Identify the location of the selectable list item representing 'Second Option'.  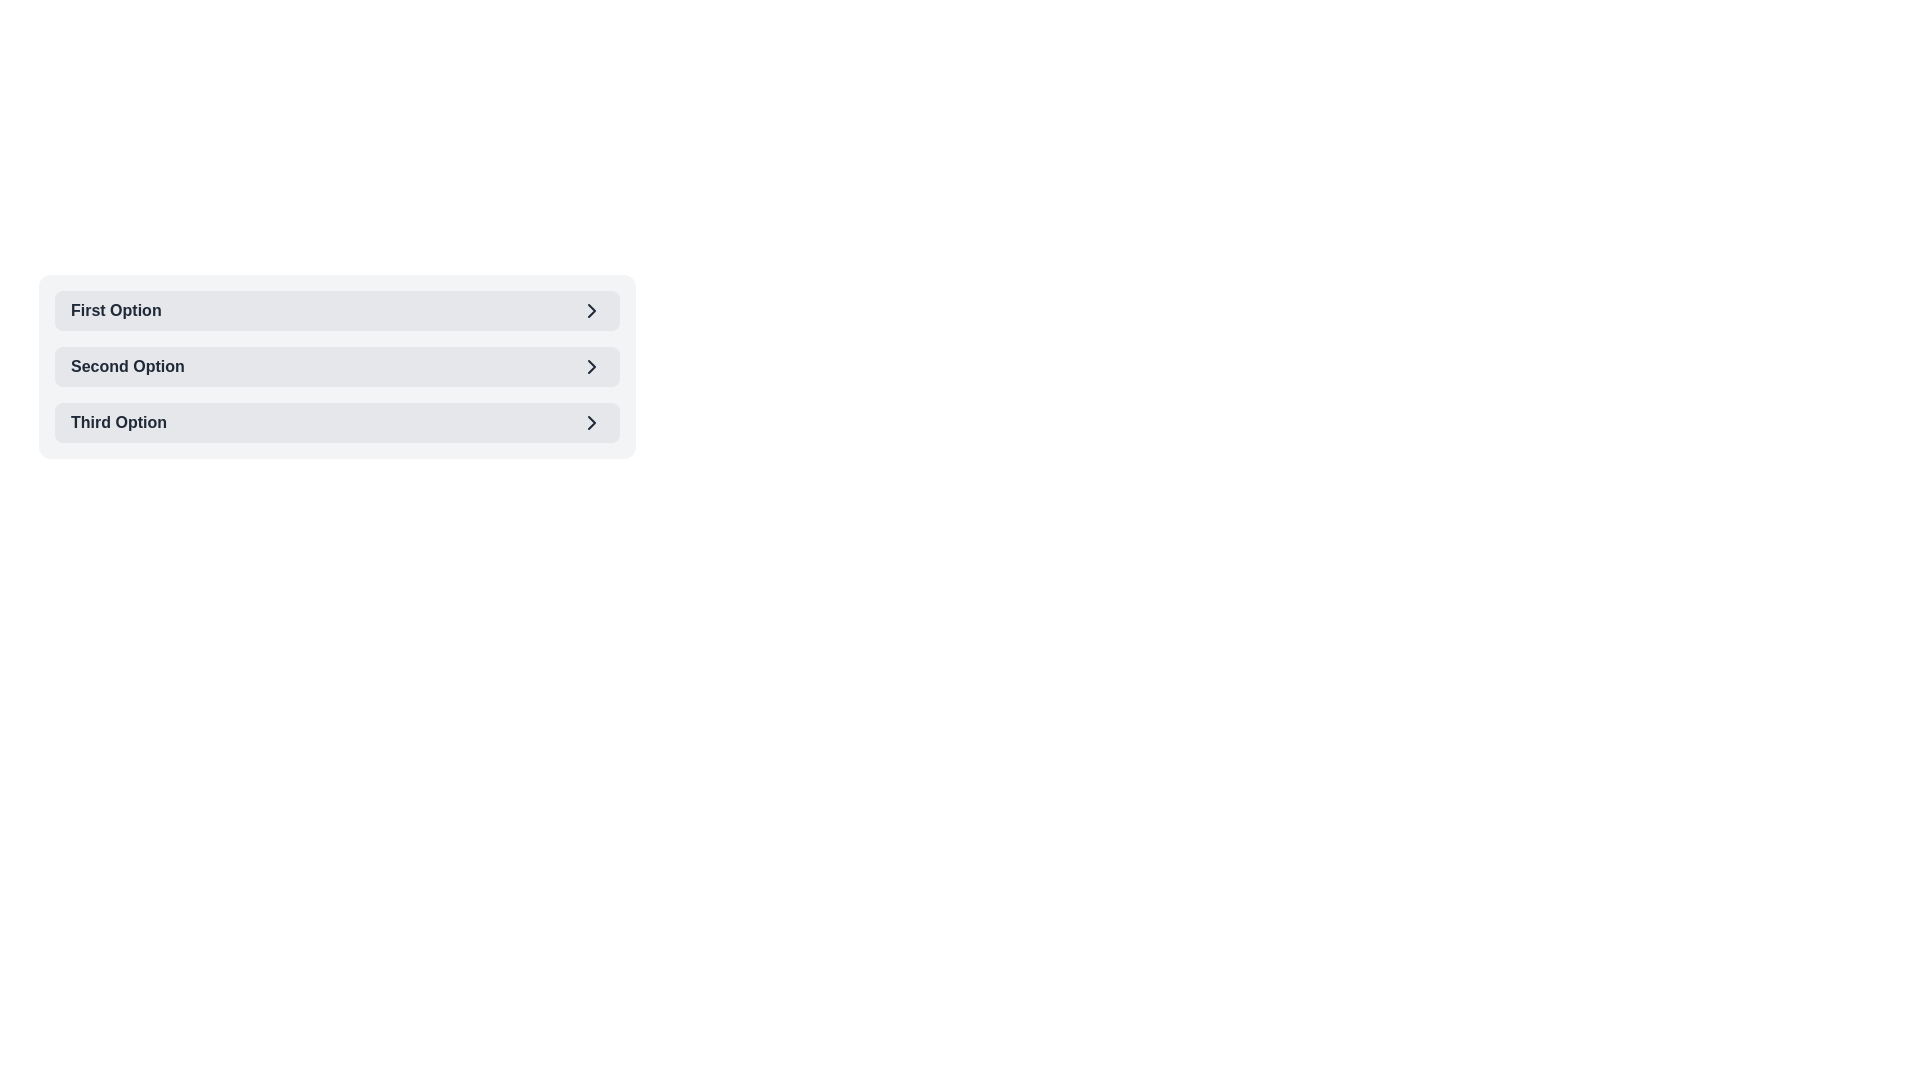
(337, 366).